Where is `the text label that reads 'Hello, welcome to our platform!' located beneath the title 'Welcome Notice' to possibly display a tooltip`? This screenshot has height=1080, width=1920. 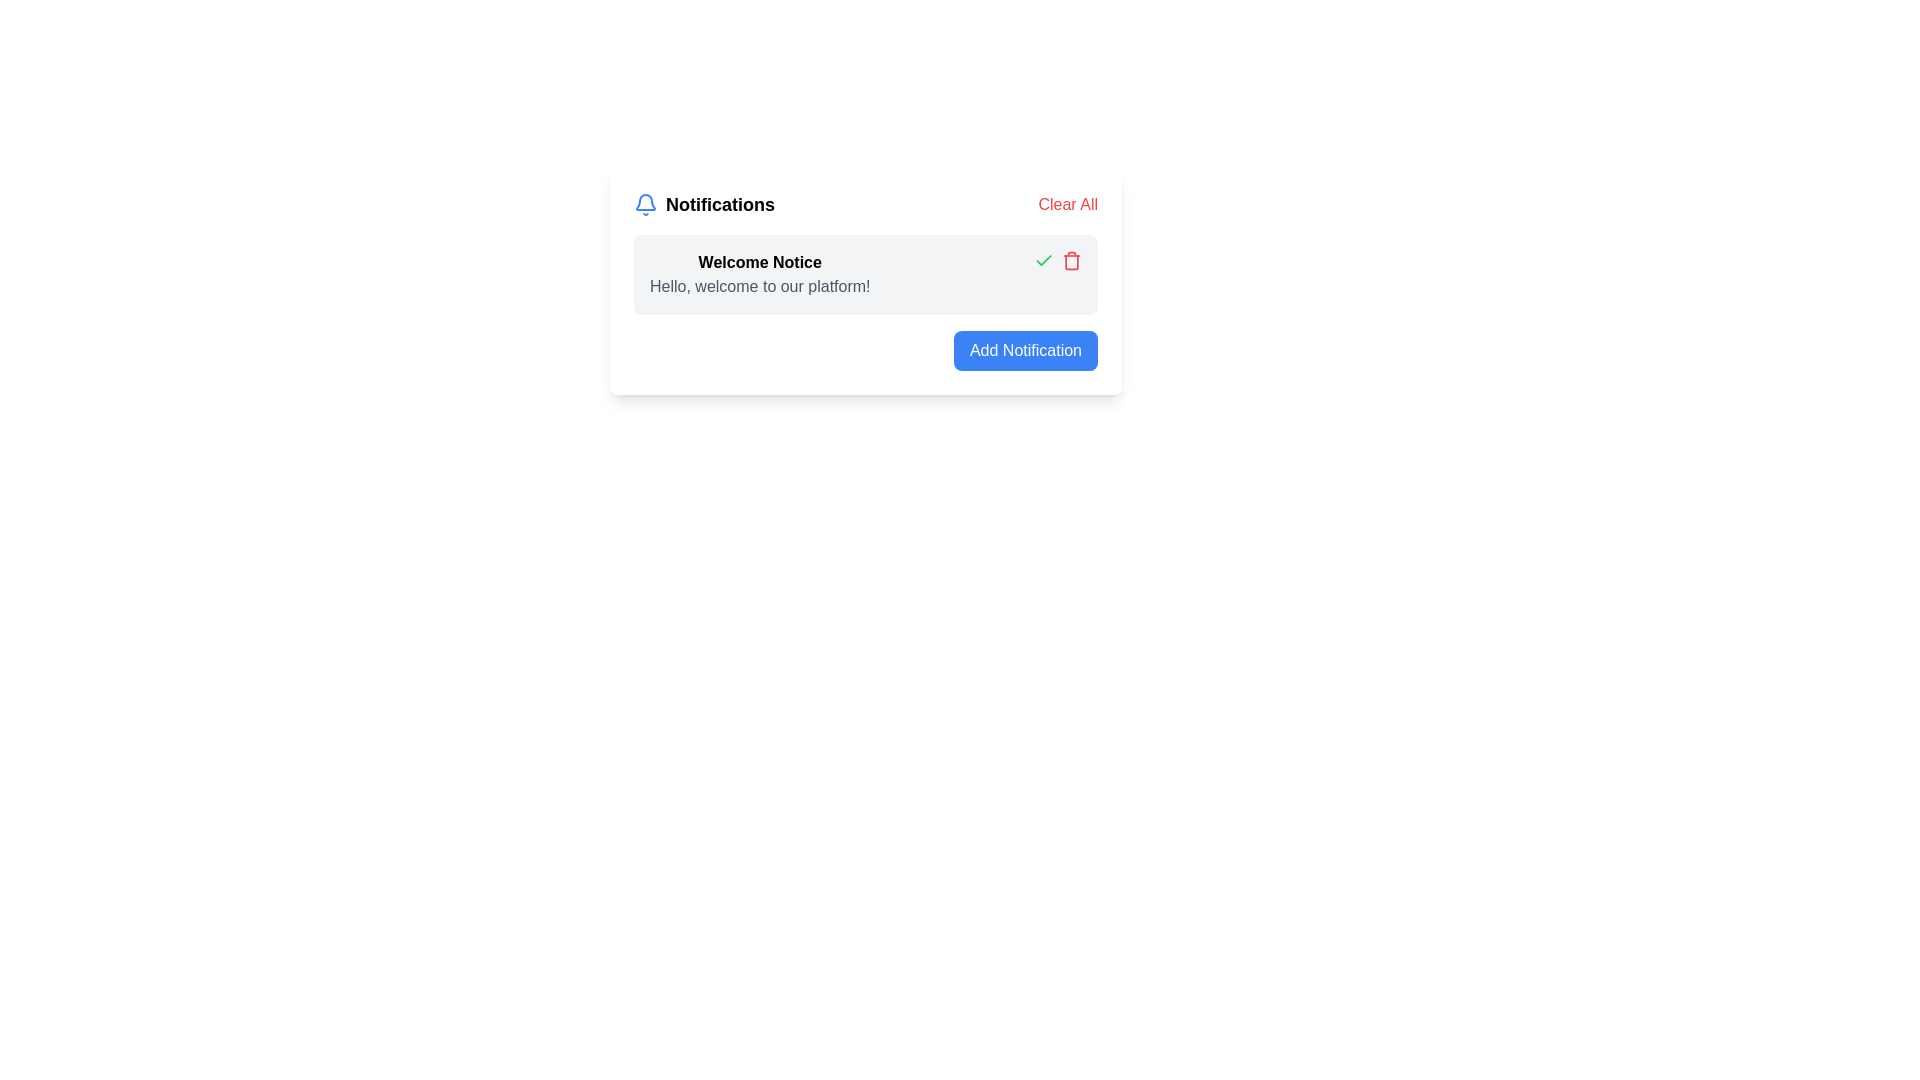
the text label that reads 'Hello, welcome to our platform!' located beneath the title 'Welcome Notice' to possibly display a tooltip is located at coordinates (759, 286).